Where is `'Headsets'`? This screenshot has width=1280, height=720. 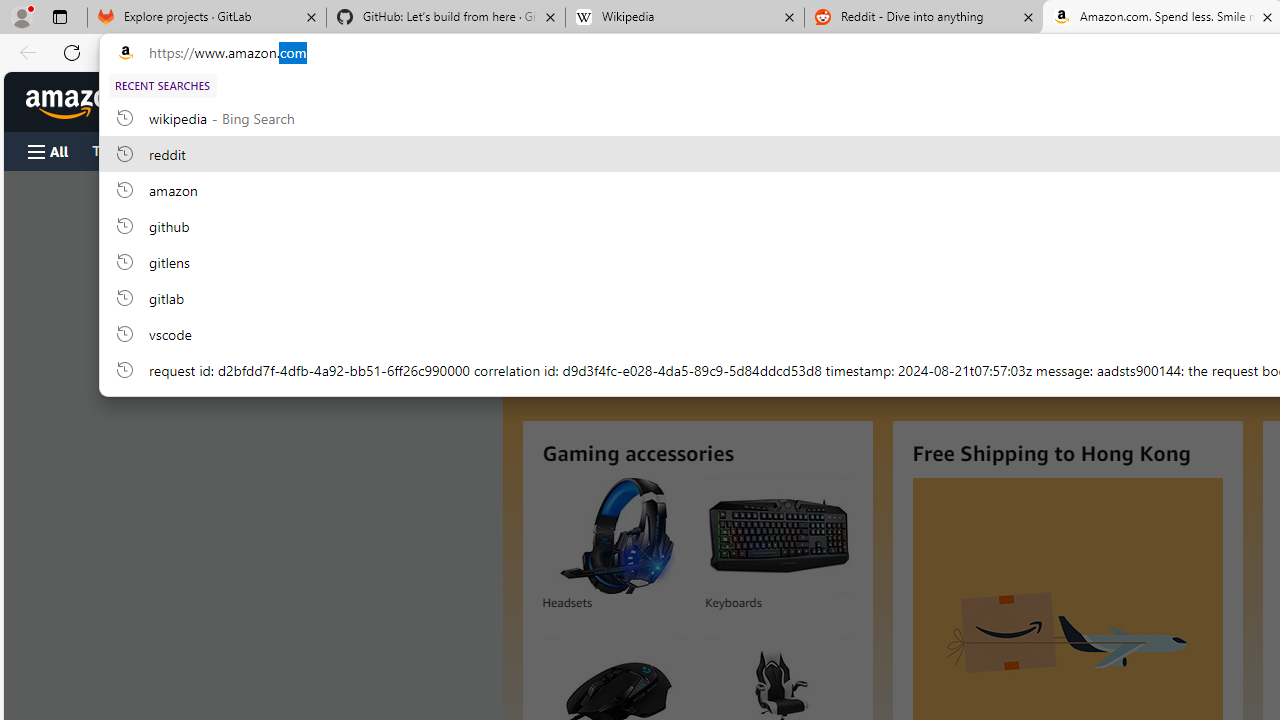 'Headsets' is located at coordinates (614, 535).